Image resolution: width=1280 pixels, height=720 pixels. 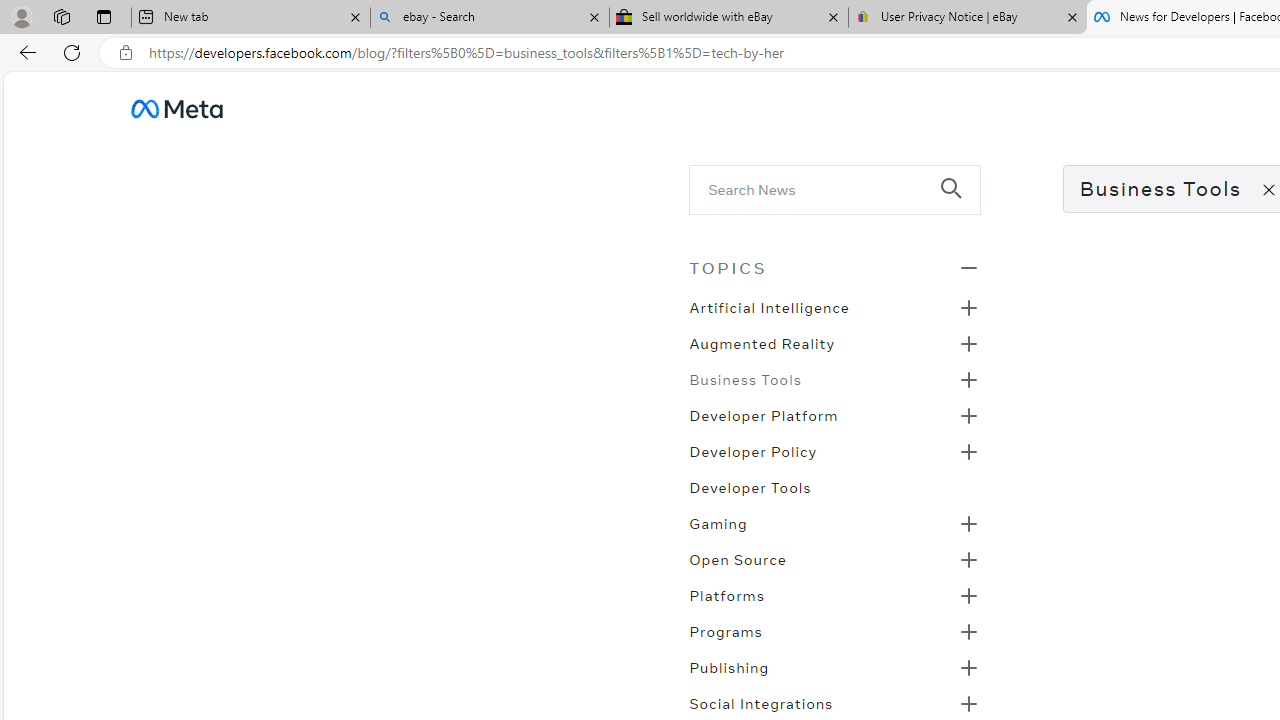 What do you see at coordinates (967, 17) in the screenshot?
I see `'User Privacy Notice | eBay'` at bounding box center [967, 17].